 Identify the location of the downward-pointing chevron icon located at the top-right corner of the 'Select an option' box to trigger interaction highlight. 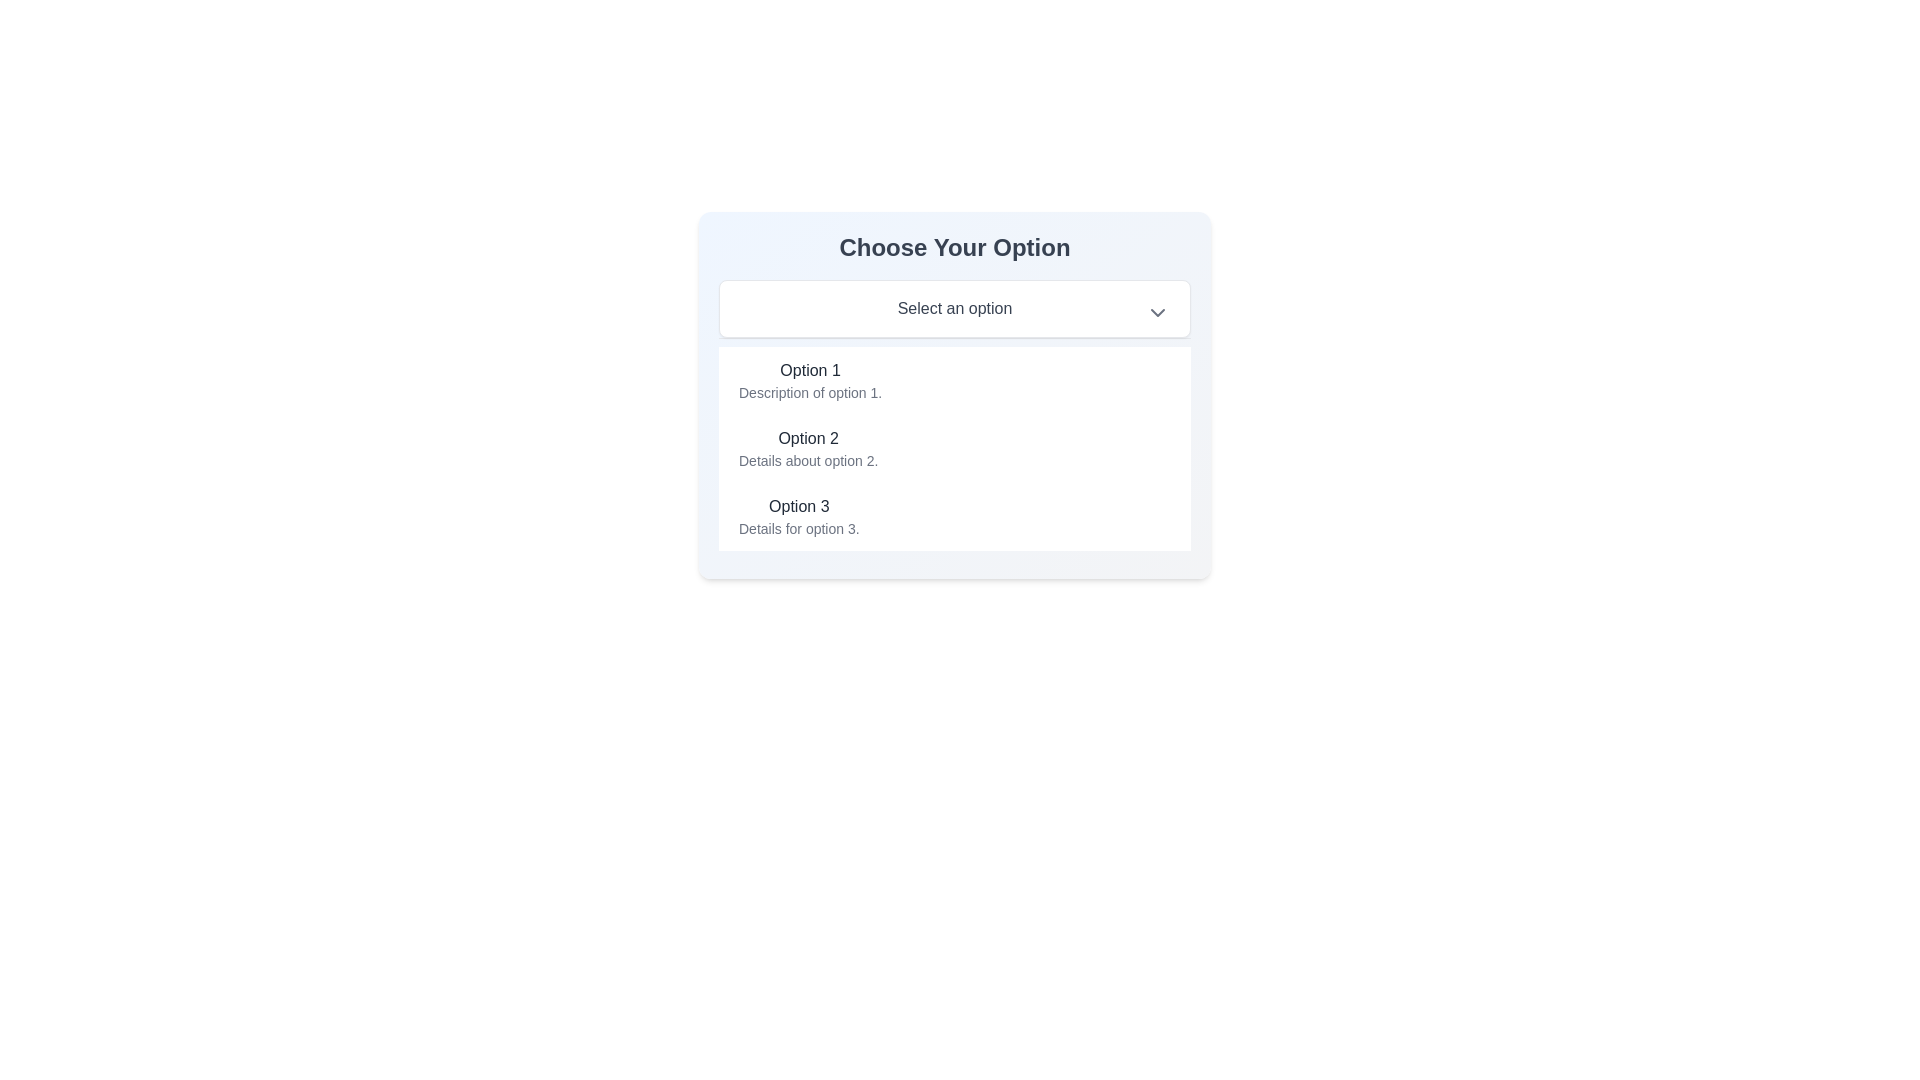
(1157, 312).